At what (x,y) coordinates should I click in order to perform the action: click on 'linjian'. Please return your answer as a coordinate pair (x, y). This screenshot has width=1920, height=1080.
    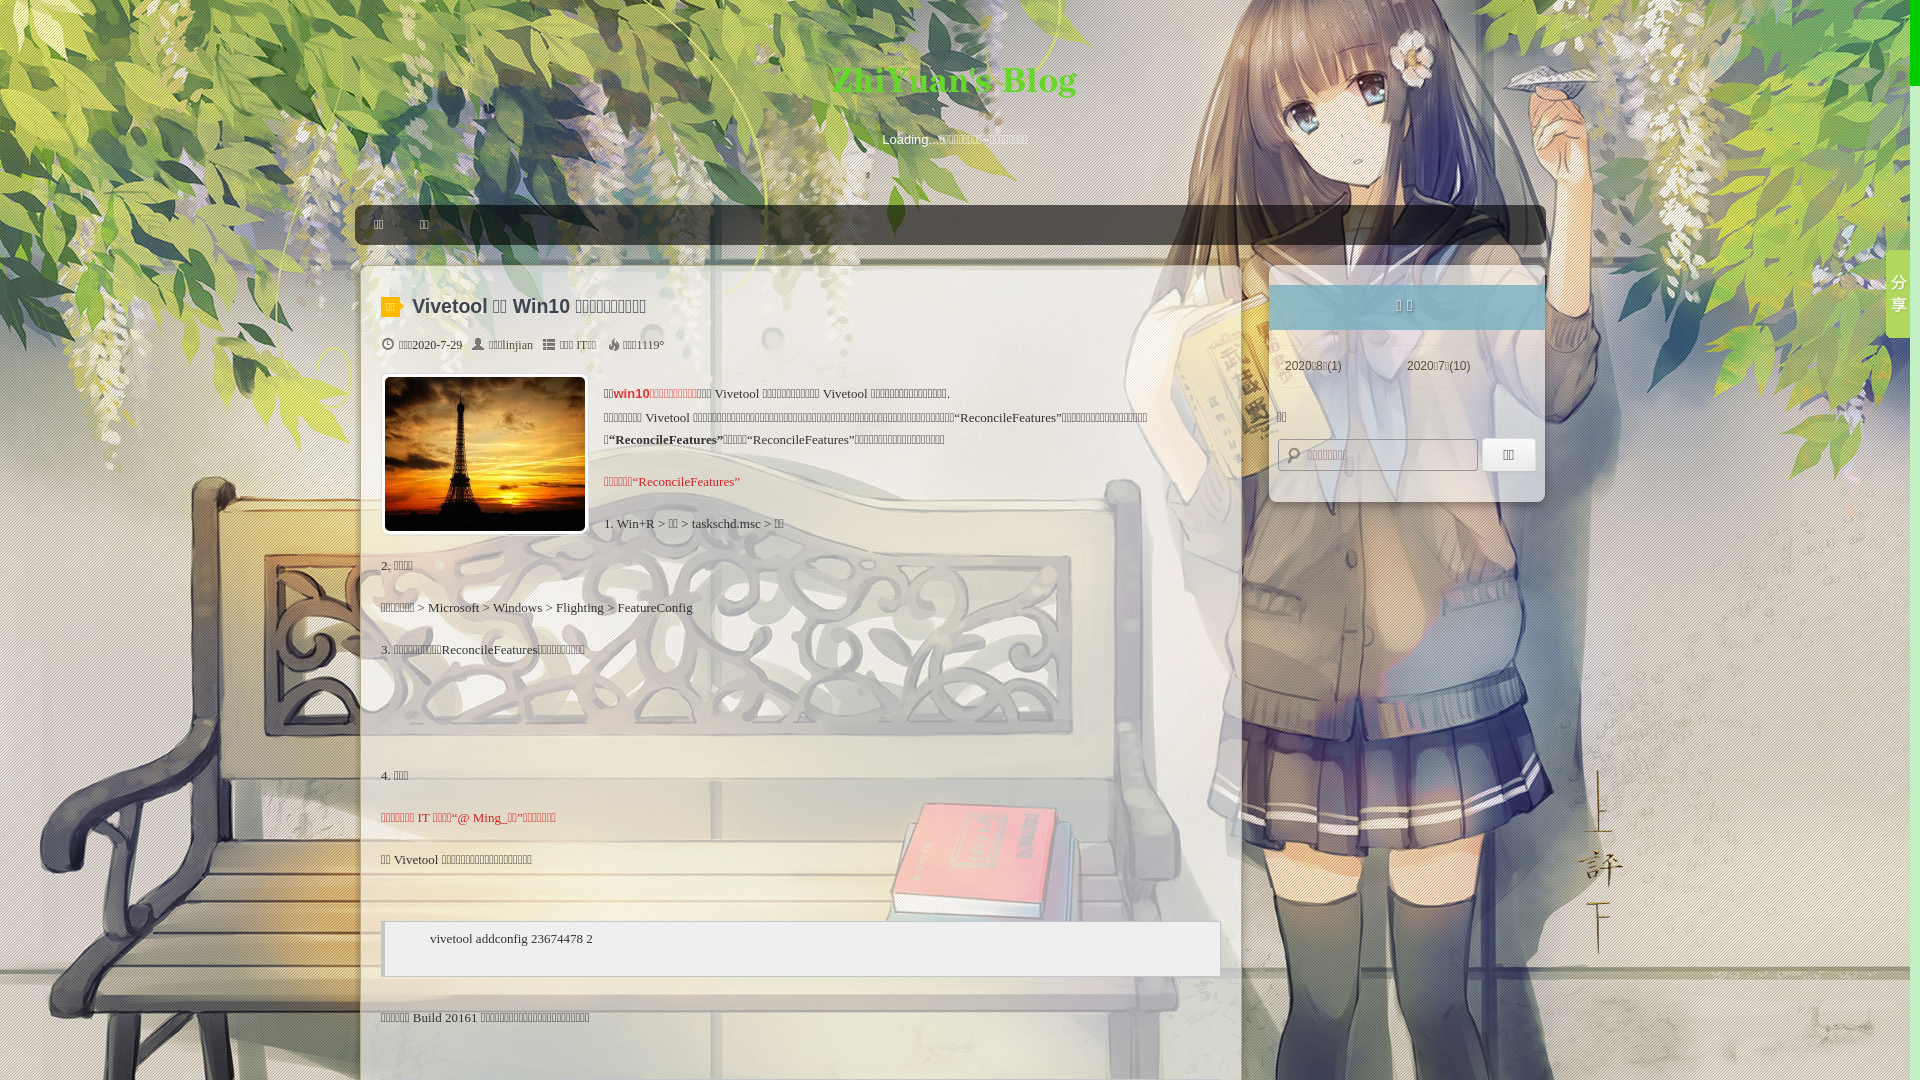
    Looking at the image, I should click on (517, 343).